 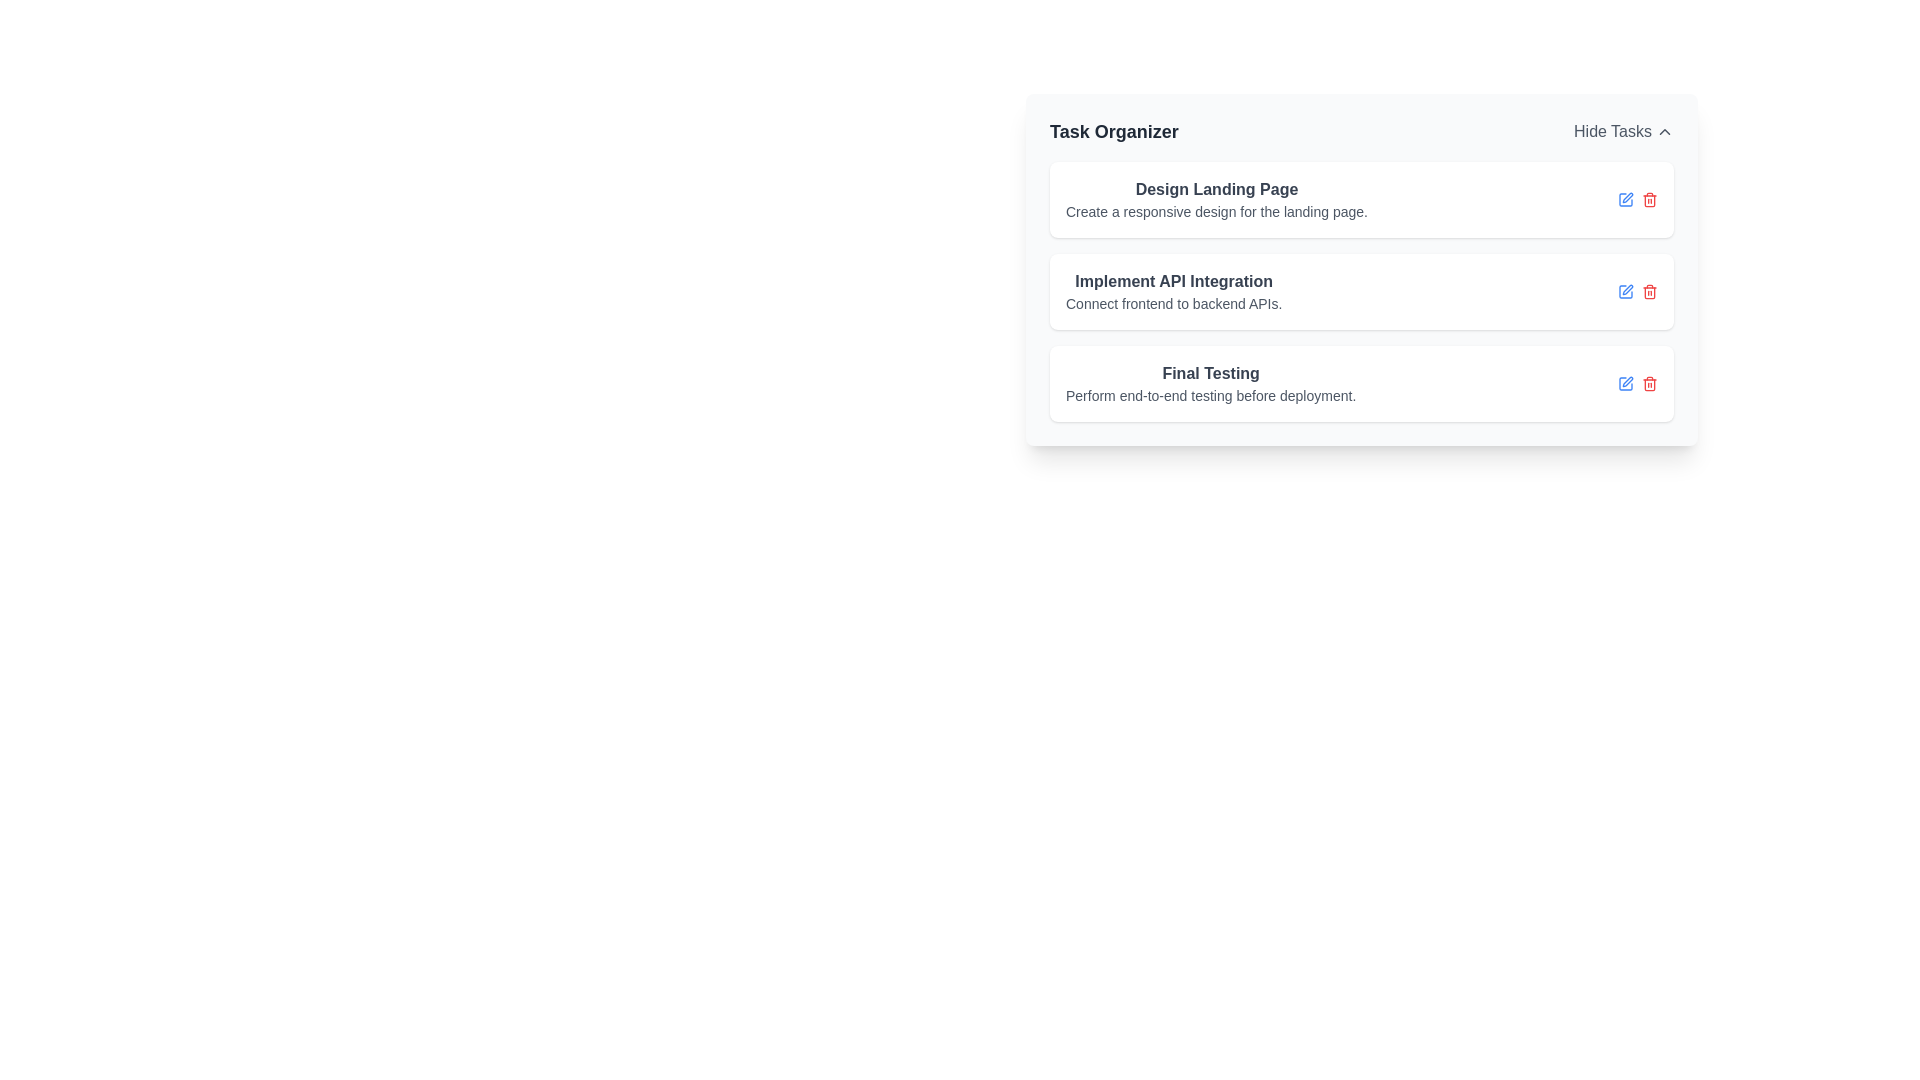 What do you see at coordinates (1623, 131) in the screenshot?
I see `the button located in the top-right corner of the 'Task Organizer' section` at bounding box center [1623, 131].